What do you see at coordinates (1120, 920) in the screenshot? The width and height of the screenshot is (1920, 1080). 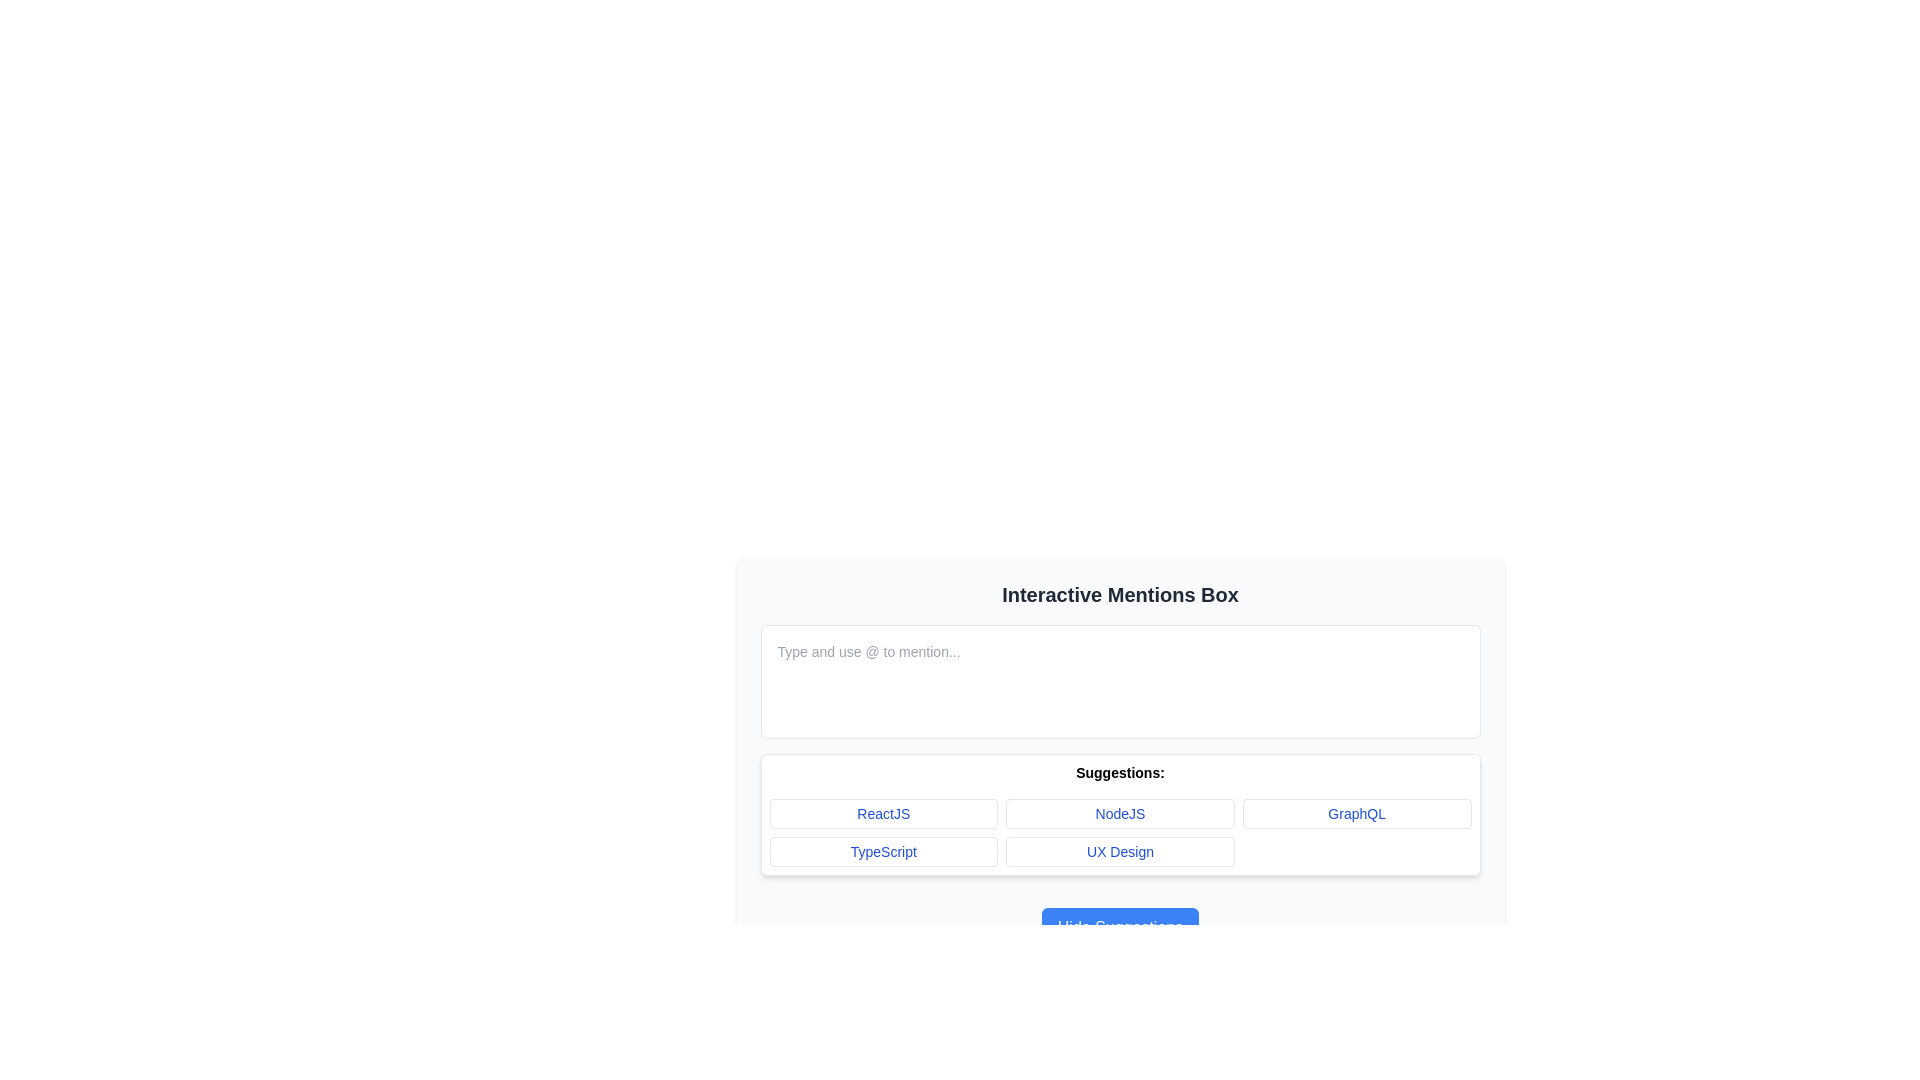 I see `the rectangular button with a blue background and white text reading 'Hide Suggestions'` at bounding box center [1120, 920].